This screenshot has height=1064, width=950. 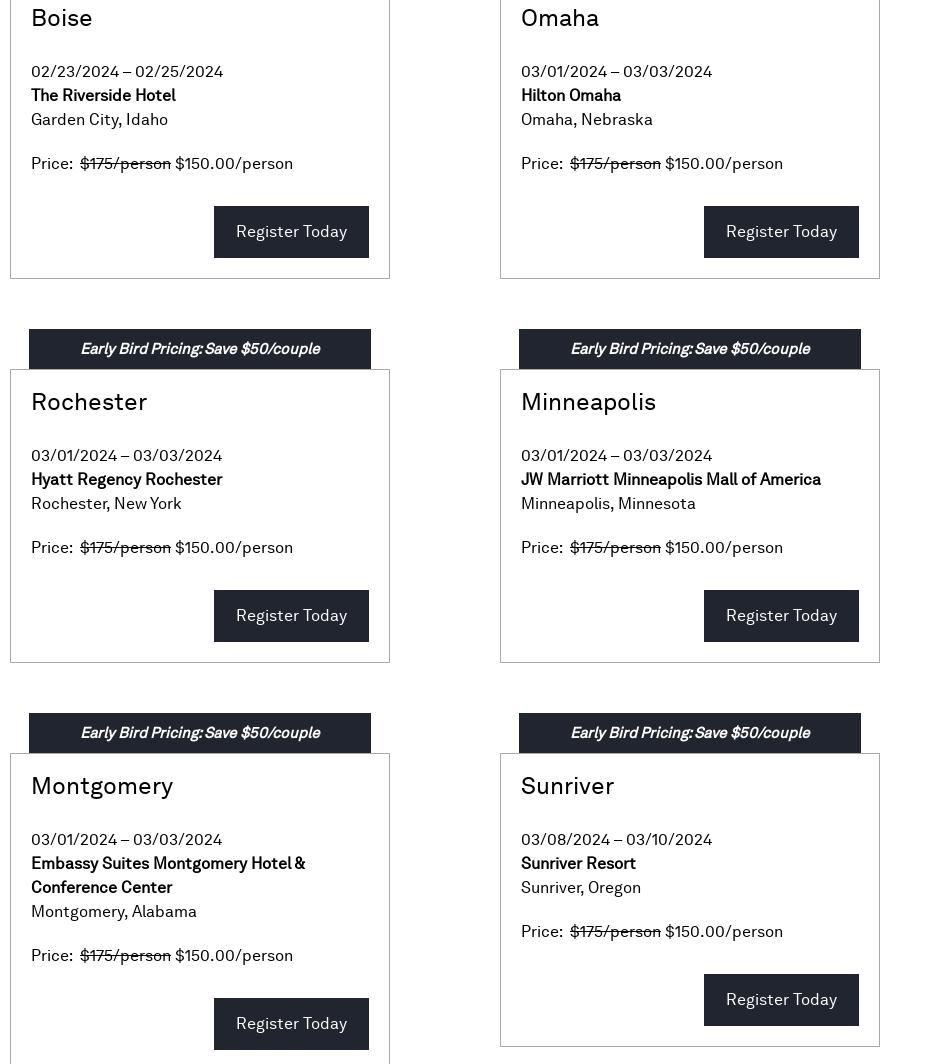 I want to click on 'Alabama', so click(x=164, y=911).